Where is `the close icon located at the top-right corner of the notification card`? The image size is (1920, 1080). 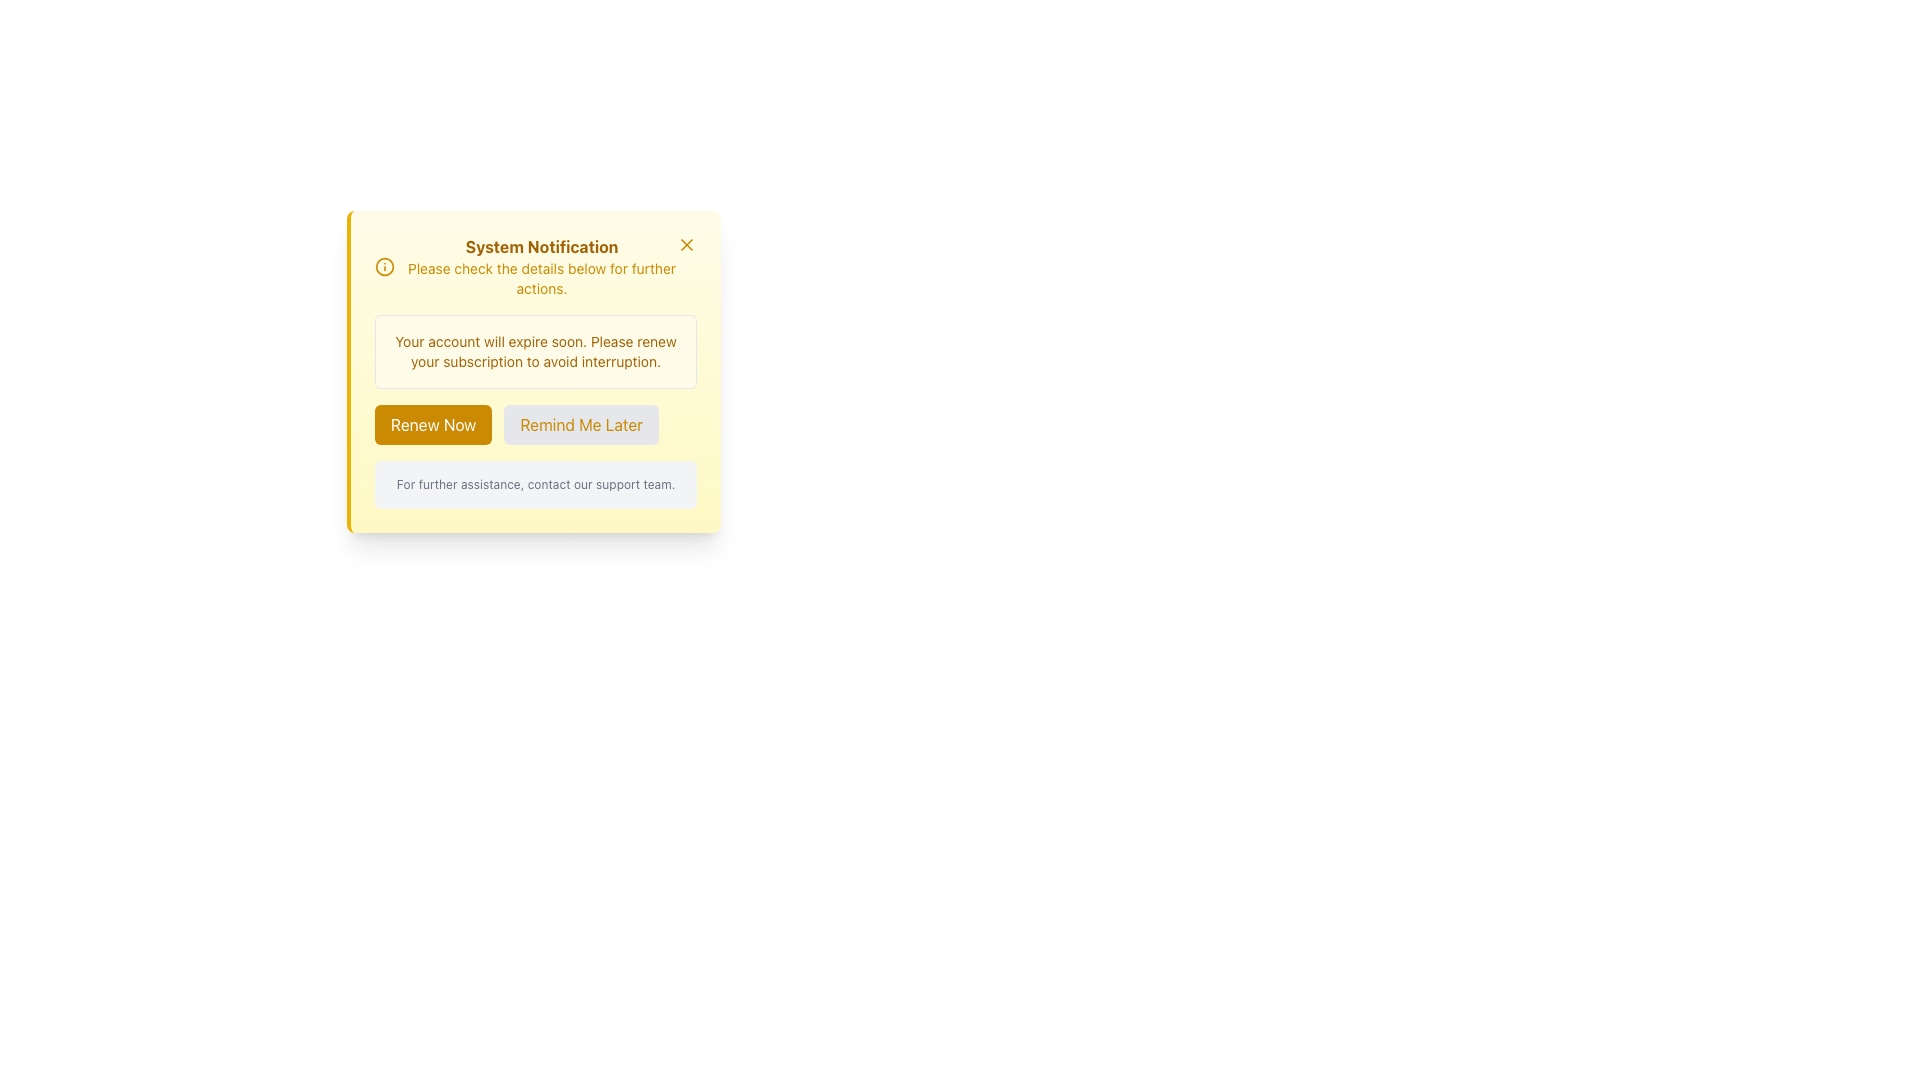 the close icon located at the top-right corner of the notification card is located at coordinates (686, 244).